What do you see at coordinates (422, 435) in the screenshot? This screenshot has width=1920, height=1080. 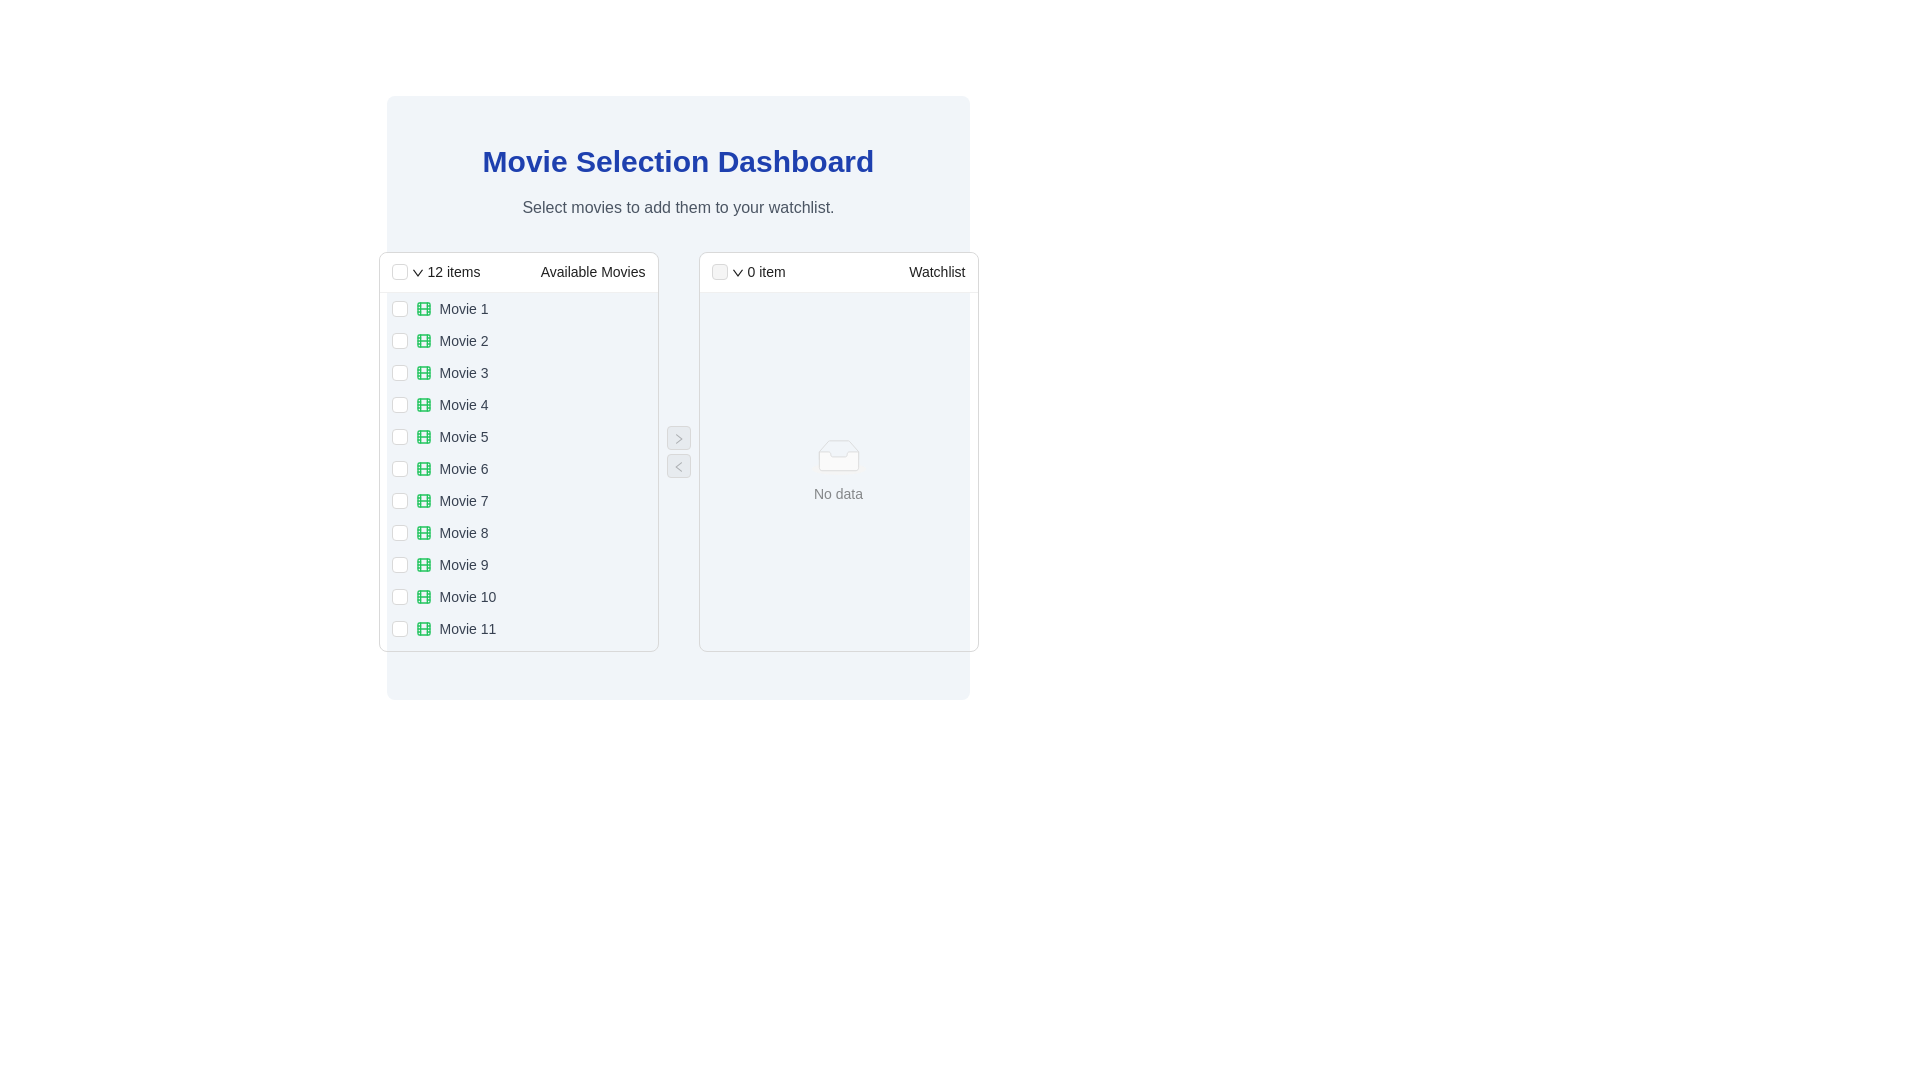 I see `the small, rounded rectangle graphical element representing the fifth movie in the list` at bounding box center [422, 435].